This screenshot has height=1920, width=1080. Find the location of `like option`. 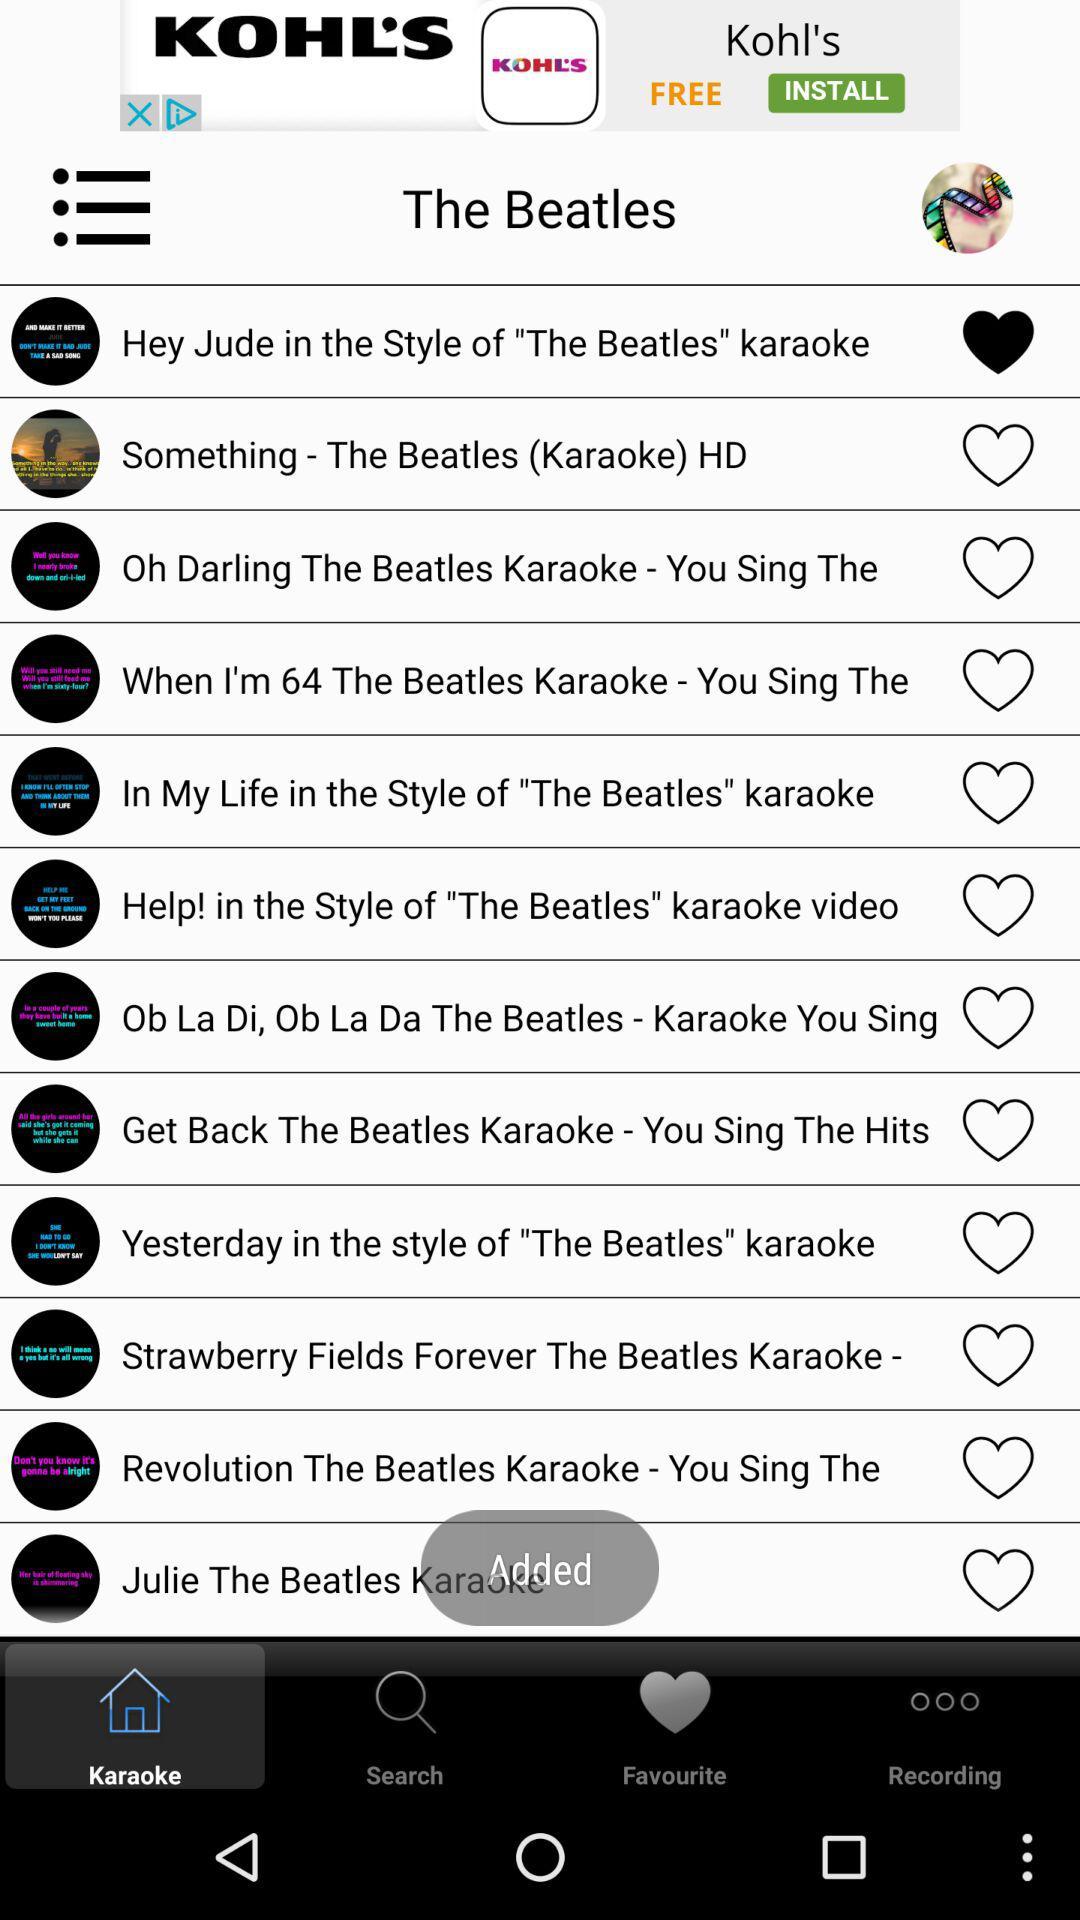

like option is located at coordinates (998, 790).